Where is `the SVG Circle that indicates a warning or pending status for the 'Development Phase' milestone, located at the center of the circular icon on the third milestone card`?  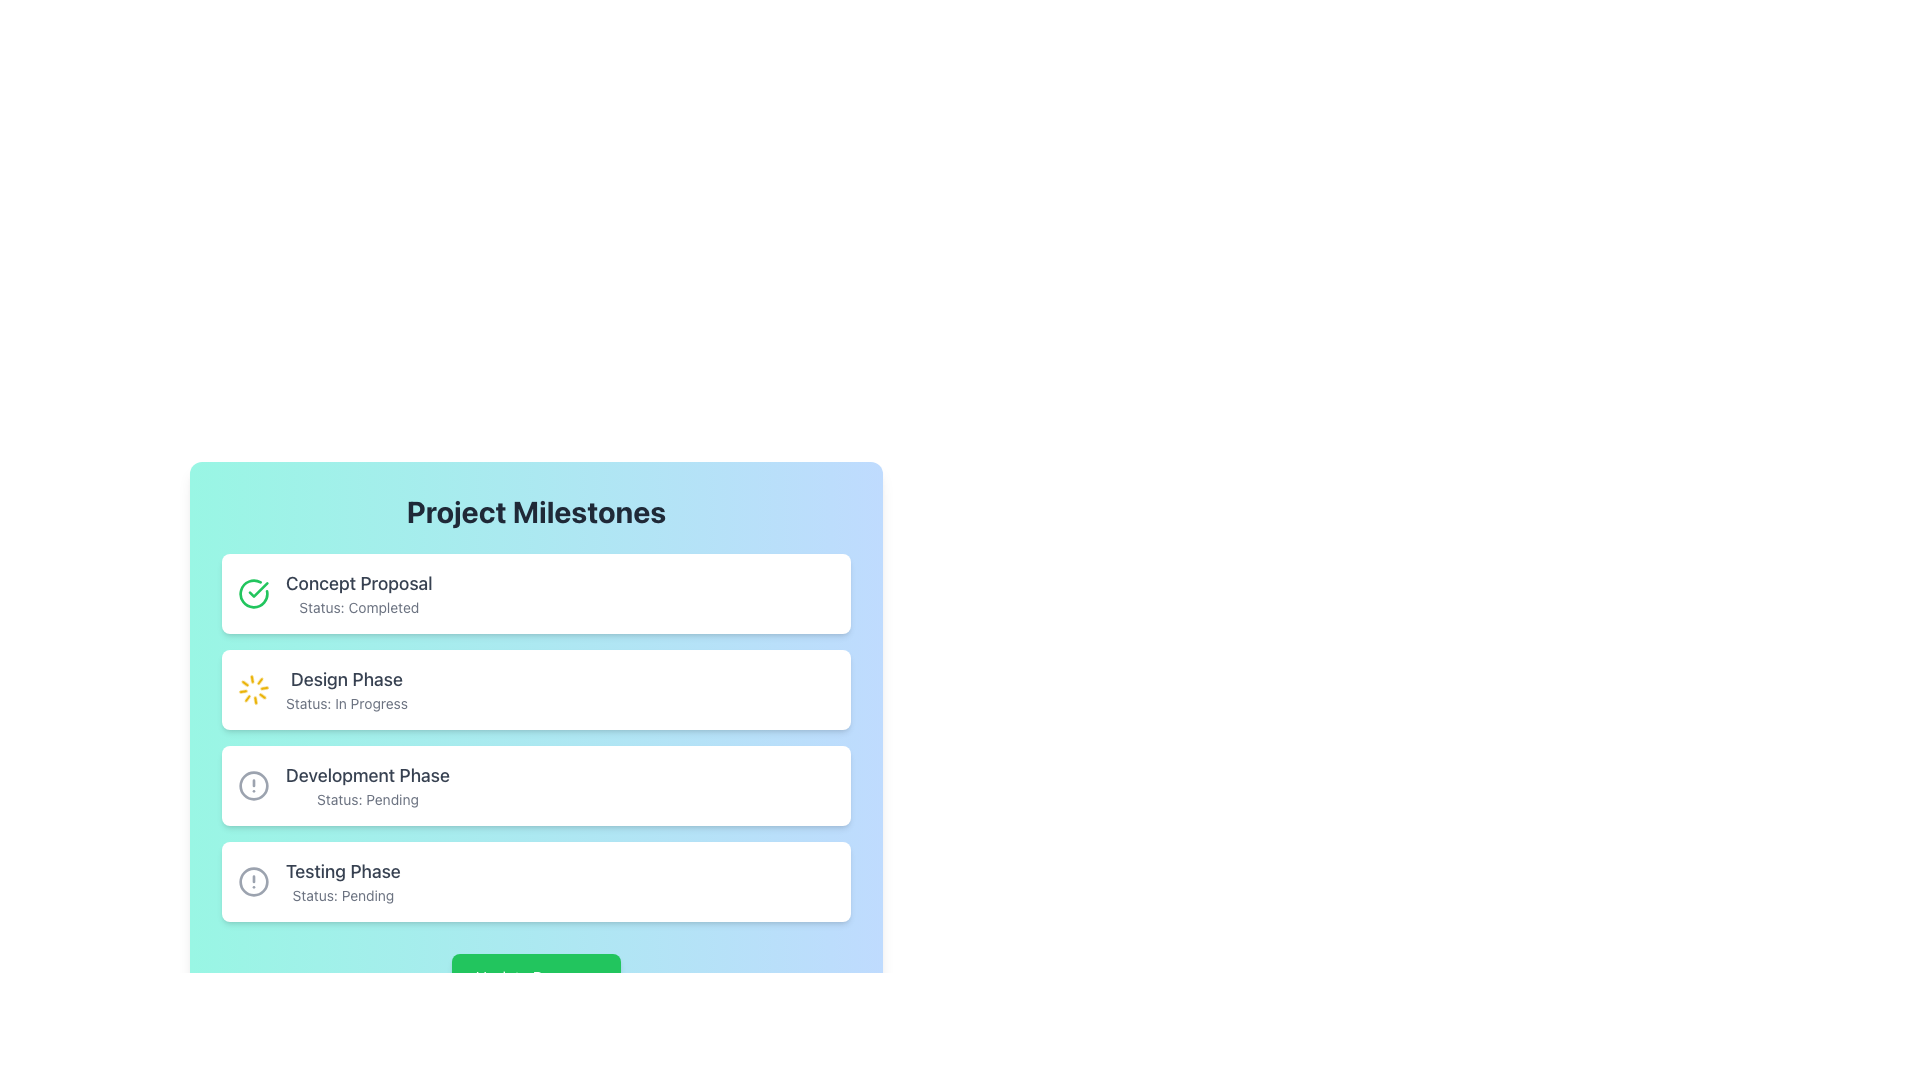
the SVG Circle that indicates a warning or pending status for the 'Development Phase' milestone, located at the center of the circular icon on the third milestone card is located at coordinates (253, 785).